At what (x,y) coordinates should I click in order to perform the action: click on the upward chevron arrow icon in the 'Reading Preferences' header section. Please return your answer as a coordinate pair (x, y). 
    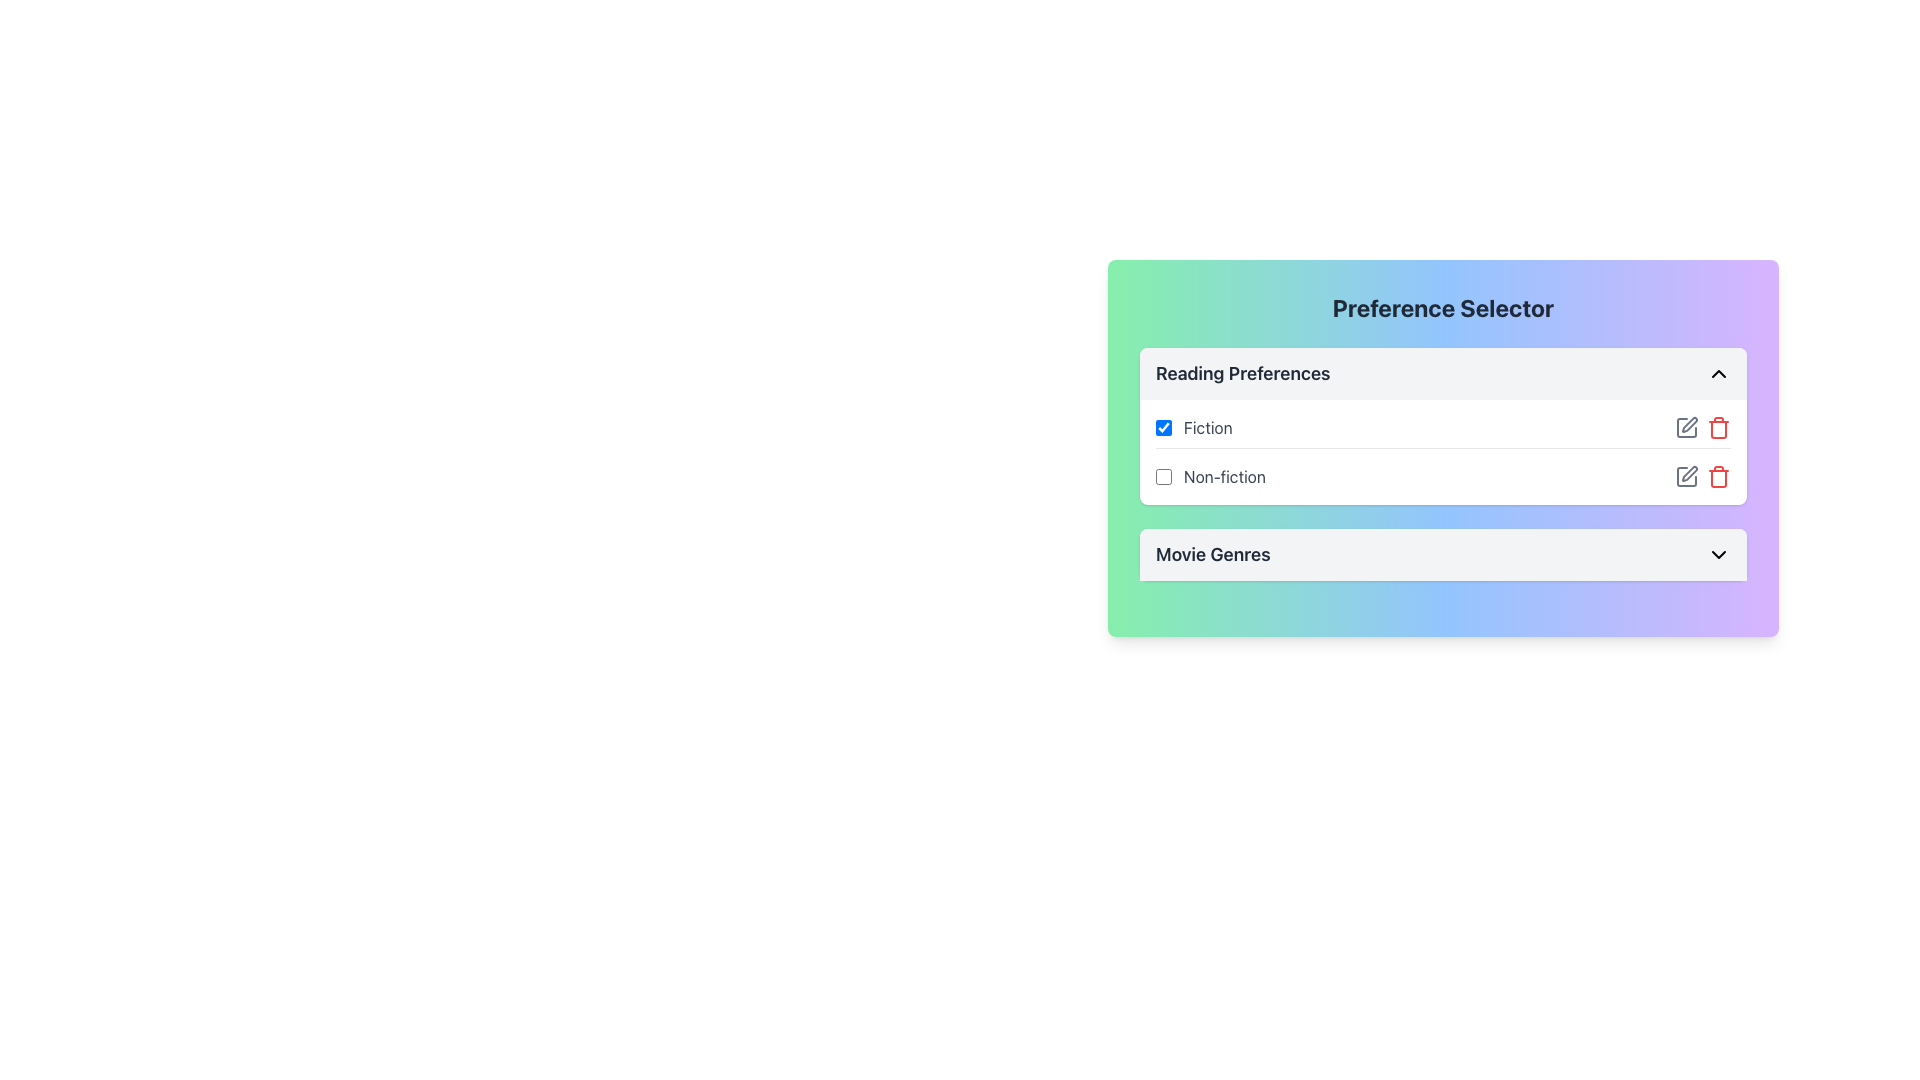
    Looking at the image, I should click on (1717, 374).